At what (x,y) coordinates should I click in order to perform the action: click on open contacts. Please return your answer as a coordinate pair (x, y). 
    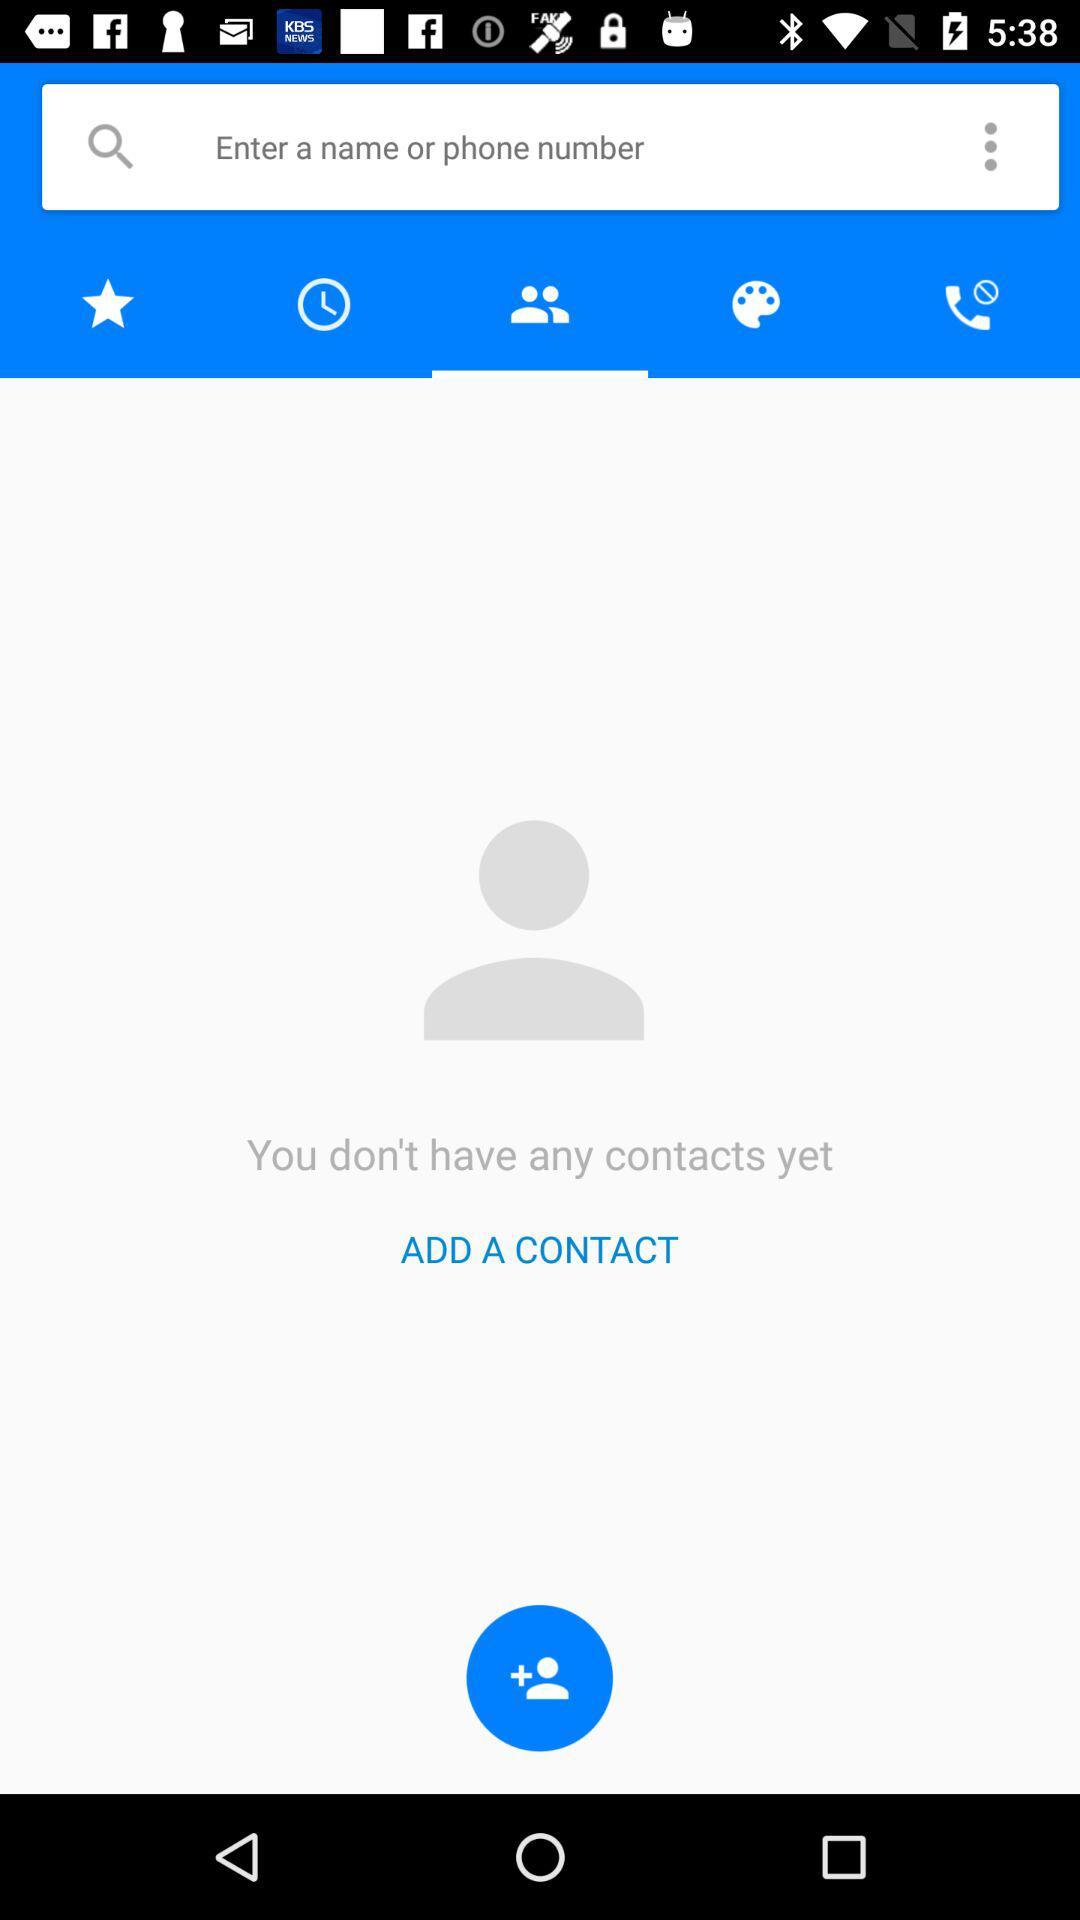
    Looking at the image, I should click on (540, 303).